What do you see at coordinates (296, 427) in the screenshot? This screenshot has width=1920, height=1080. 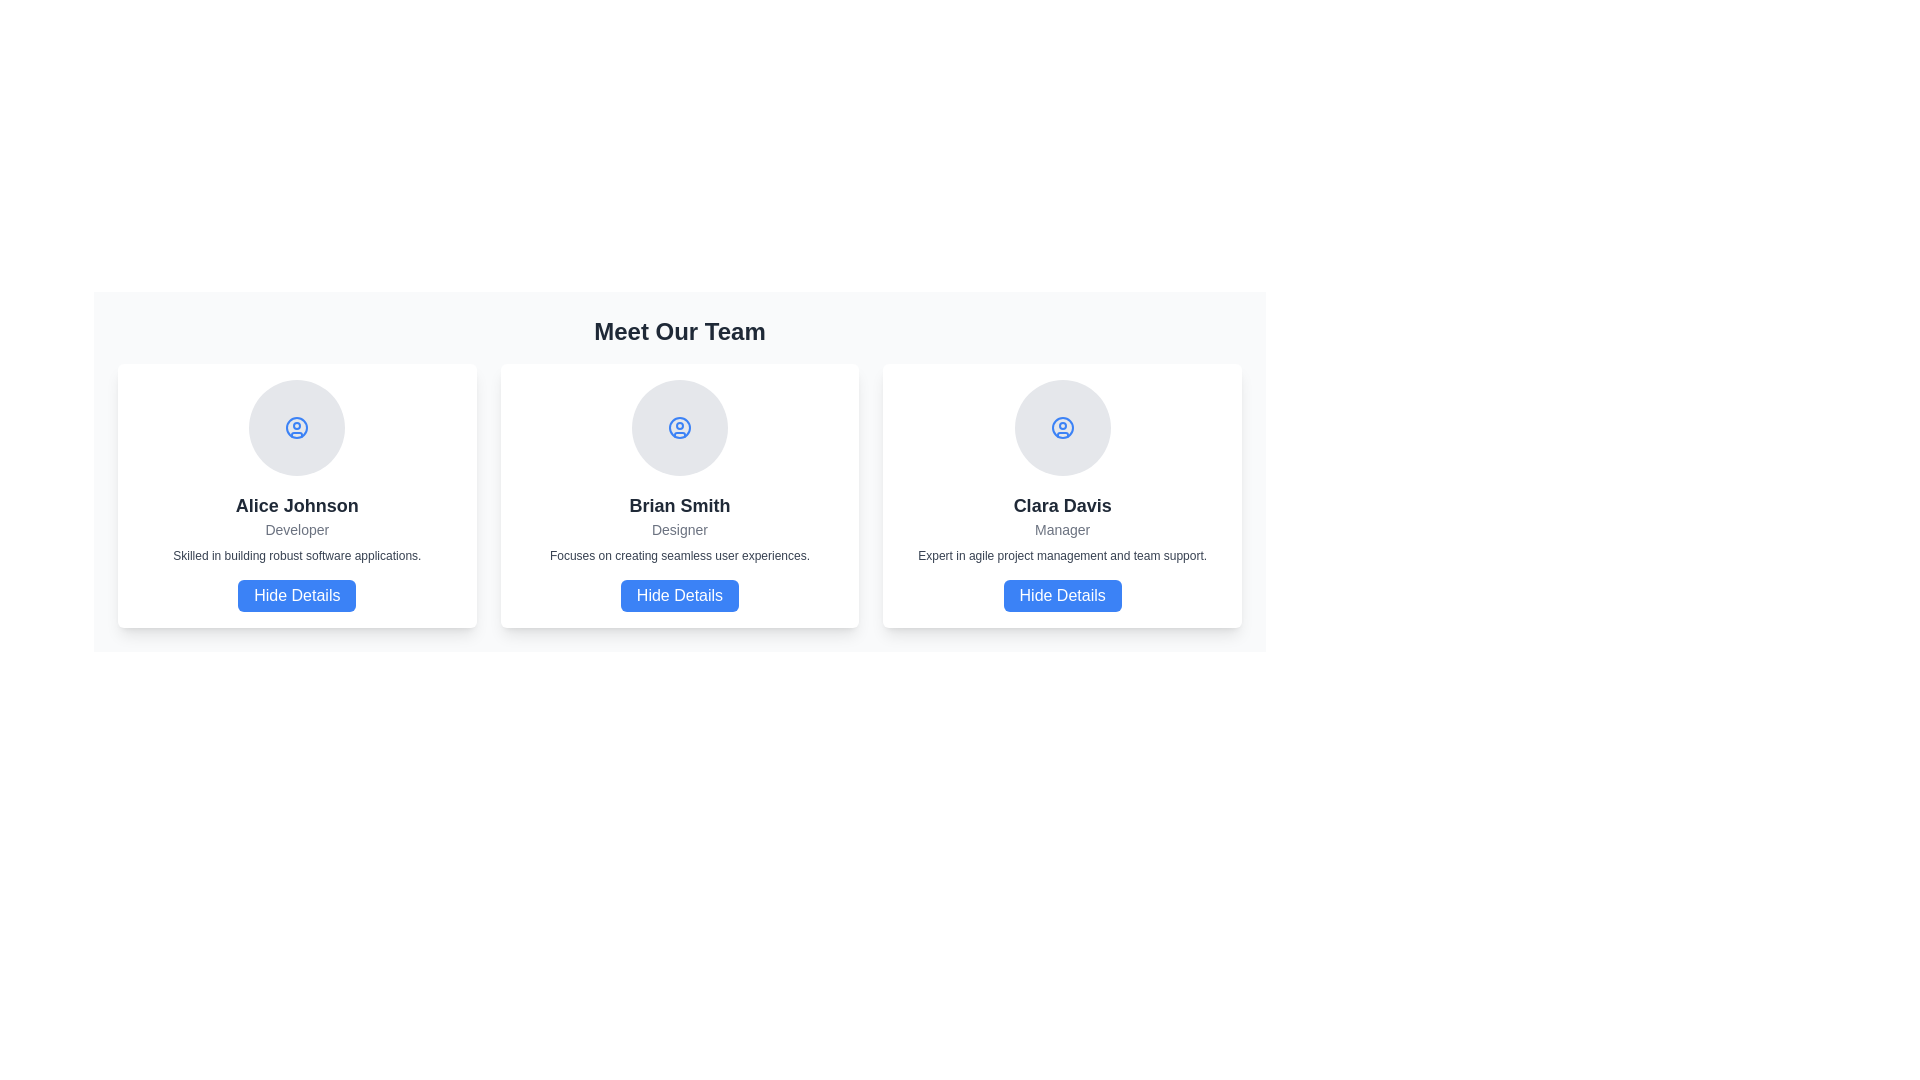 I see `the circular icon with a gray background and a blue user profile symbol representing 'Alice Johnson' in the top-center portion of the first card` at bounding box center [296, 427].